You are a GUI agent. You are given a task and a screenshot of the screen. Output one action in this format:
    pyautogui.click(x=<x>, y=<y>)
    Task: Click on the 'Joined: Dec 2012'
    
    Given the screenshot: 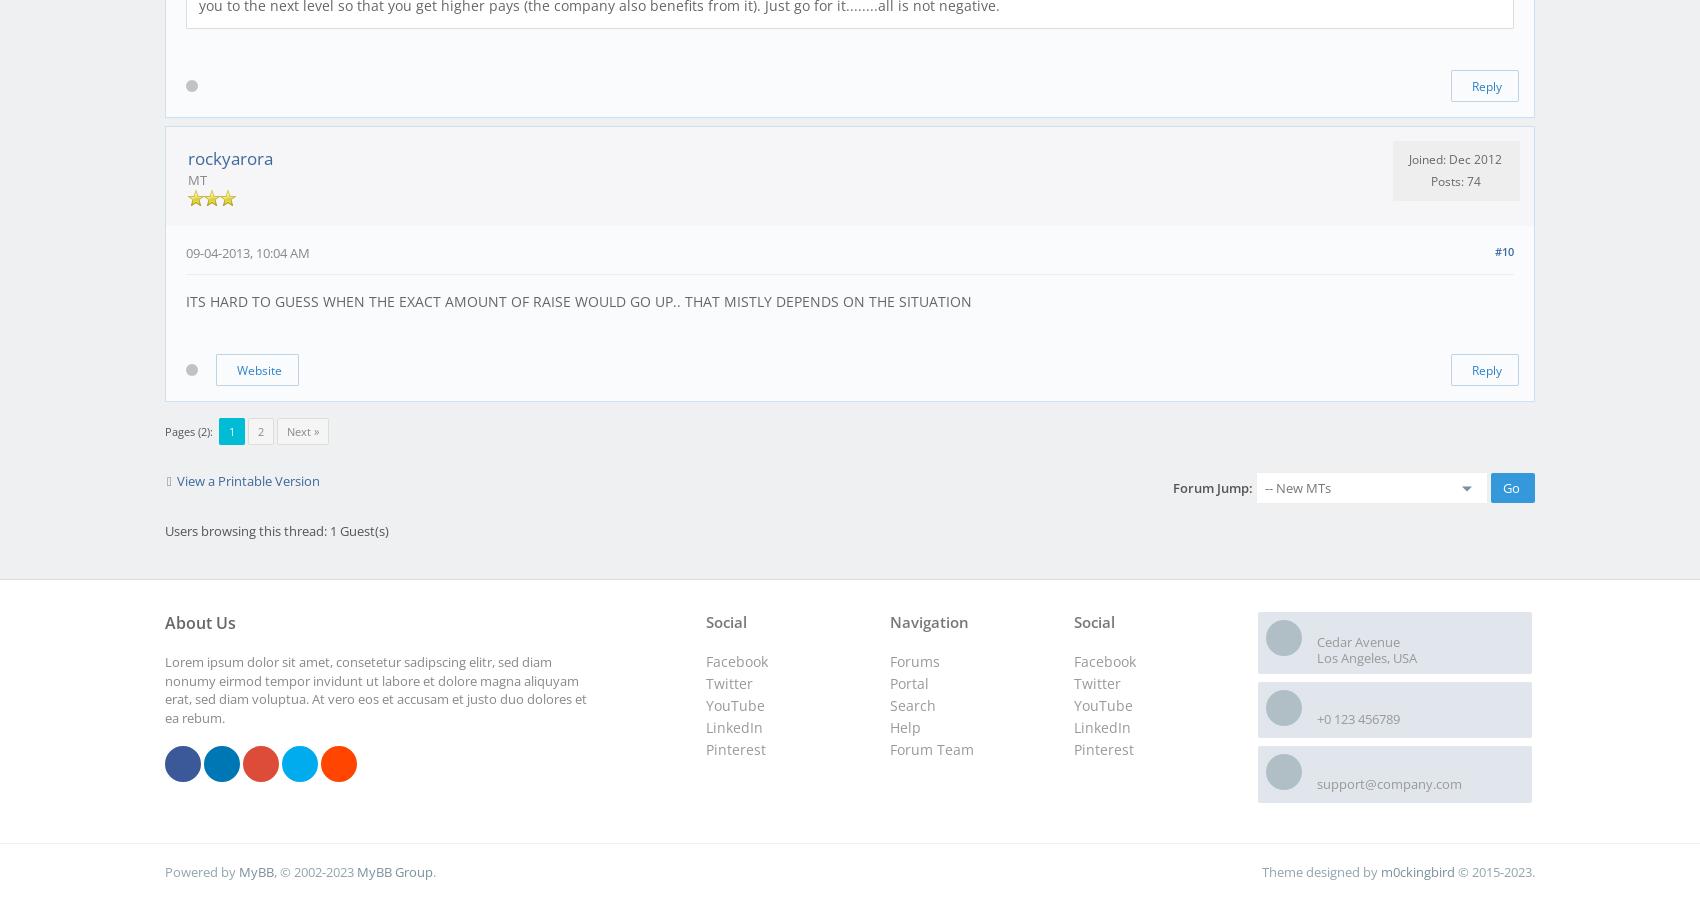 What is the action you would take?
    pyautogui.click(x=1454, y=158)
    